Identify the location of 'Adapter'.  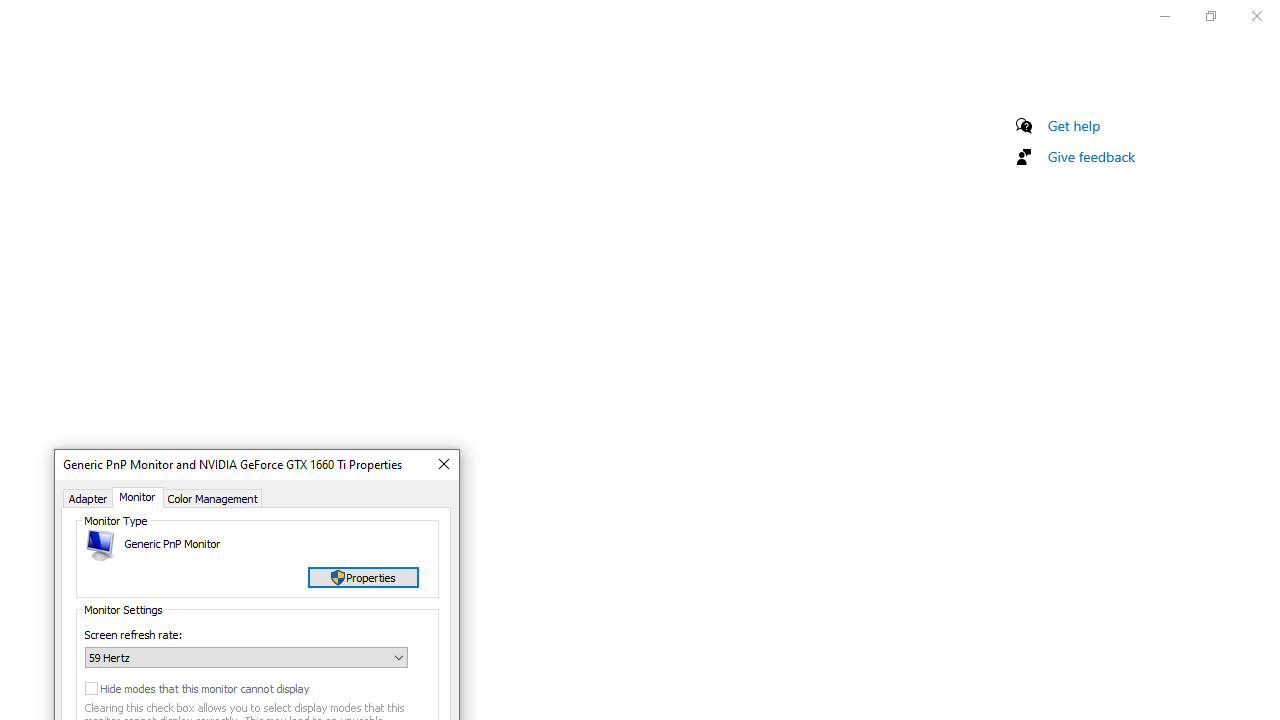
(87, 496).